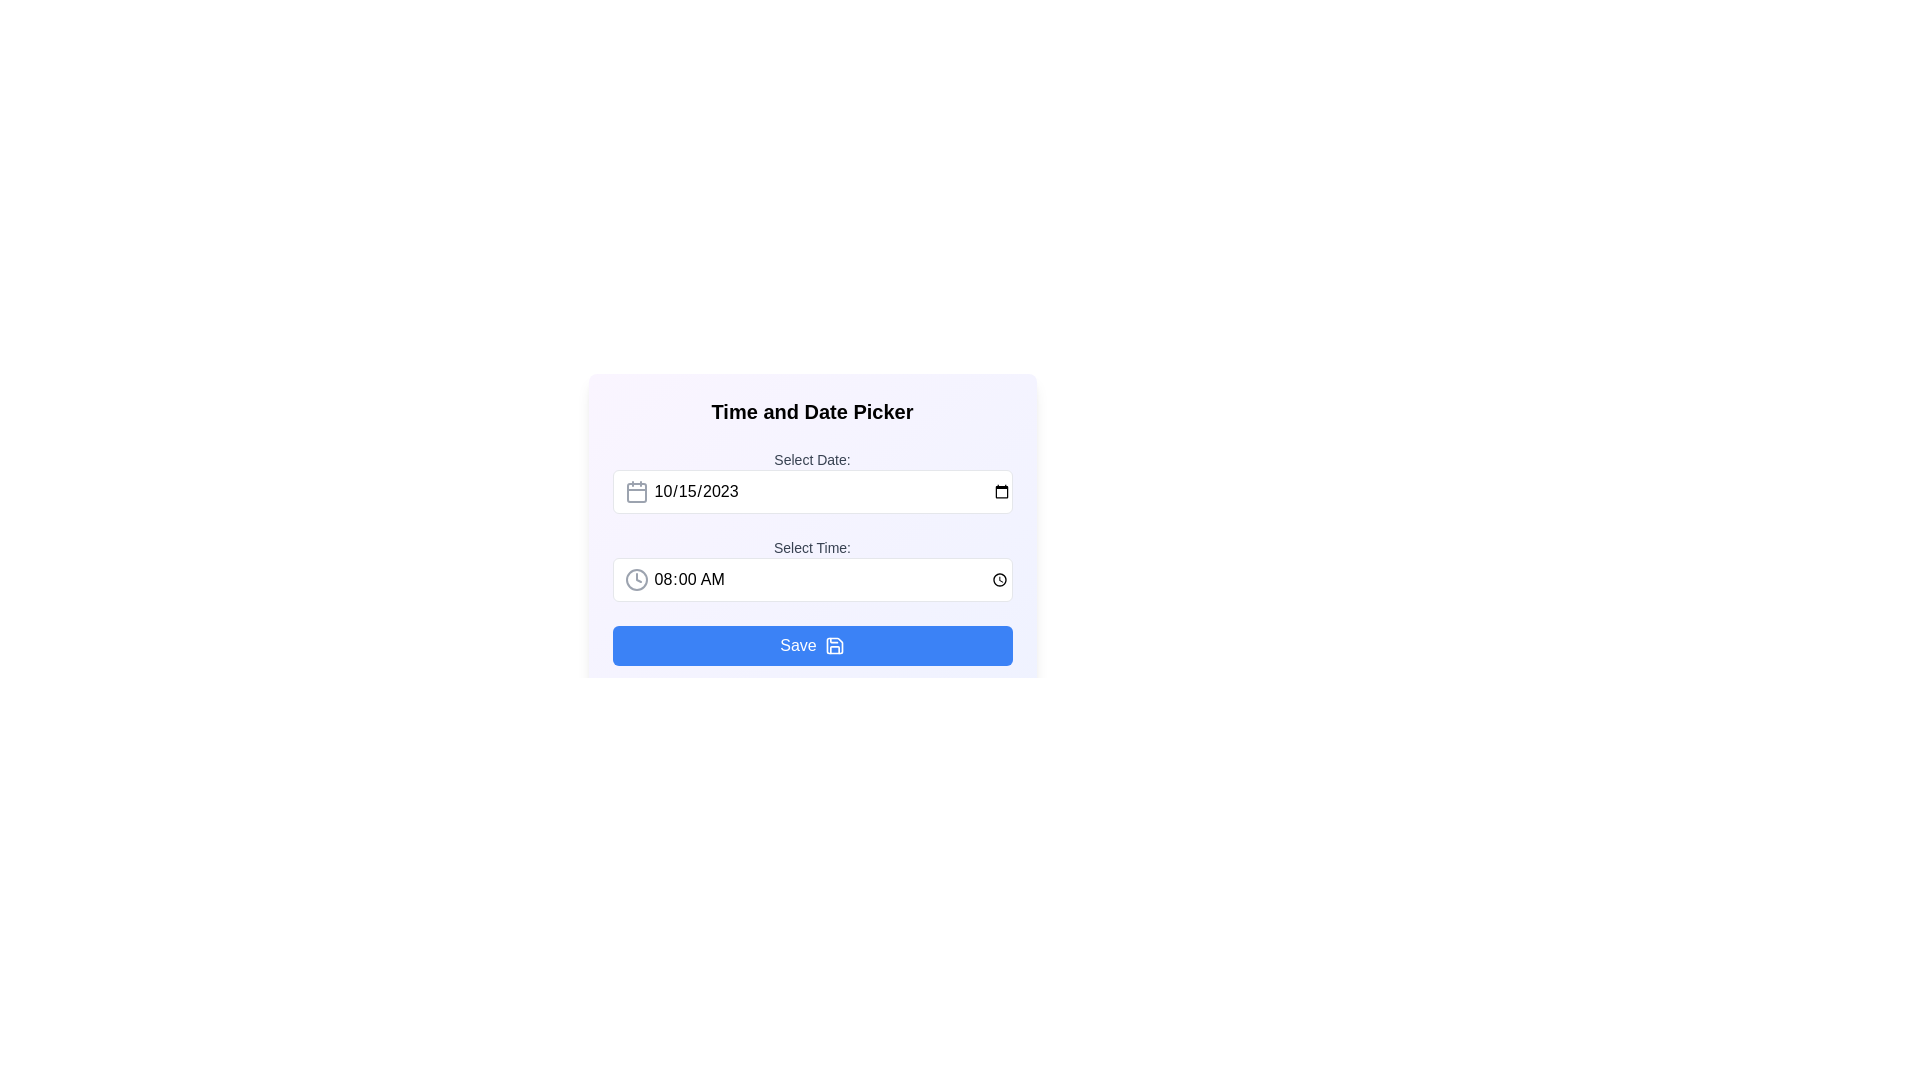 The image size is (1920, 1080). Describe the element at coordinates (812, 459) in the screenshot. I see `the Text label that provides context for the date input field, located near the top of the date picker interface, directly above the date input field` at that location.